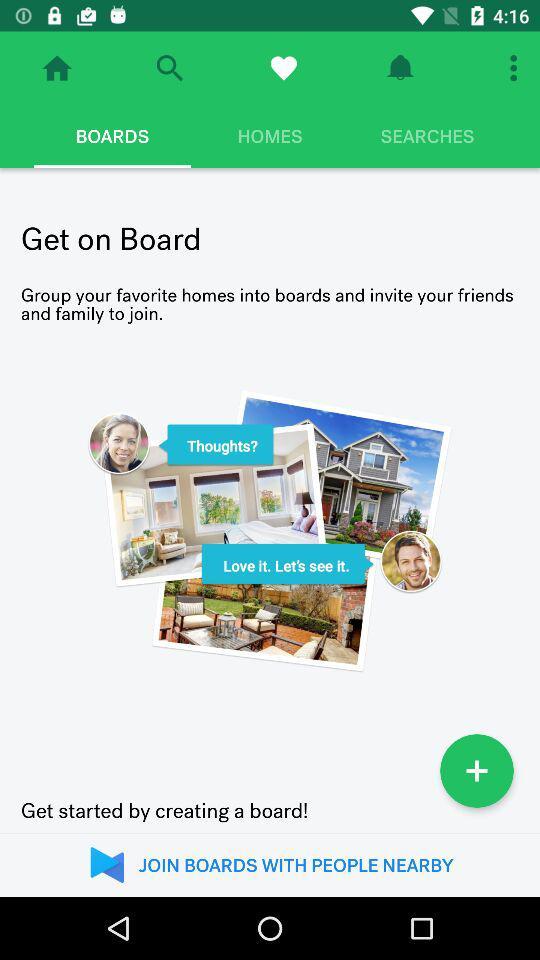 This screenshot has width=540, height=960. Describe the element at coordinates (168, 68) in the screenshot. I see `search` at that location.